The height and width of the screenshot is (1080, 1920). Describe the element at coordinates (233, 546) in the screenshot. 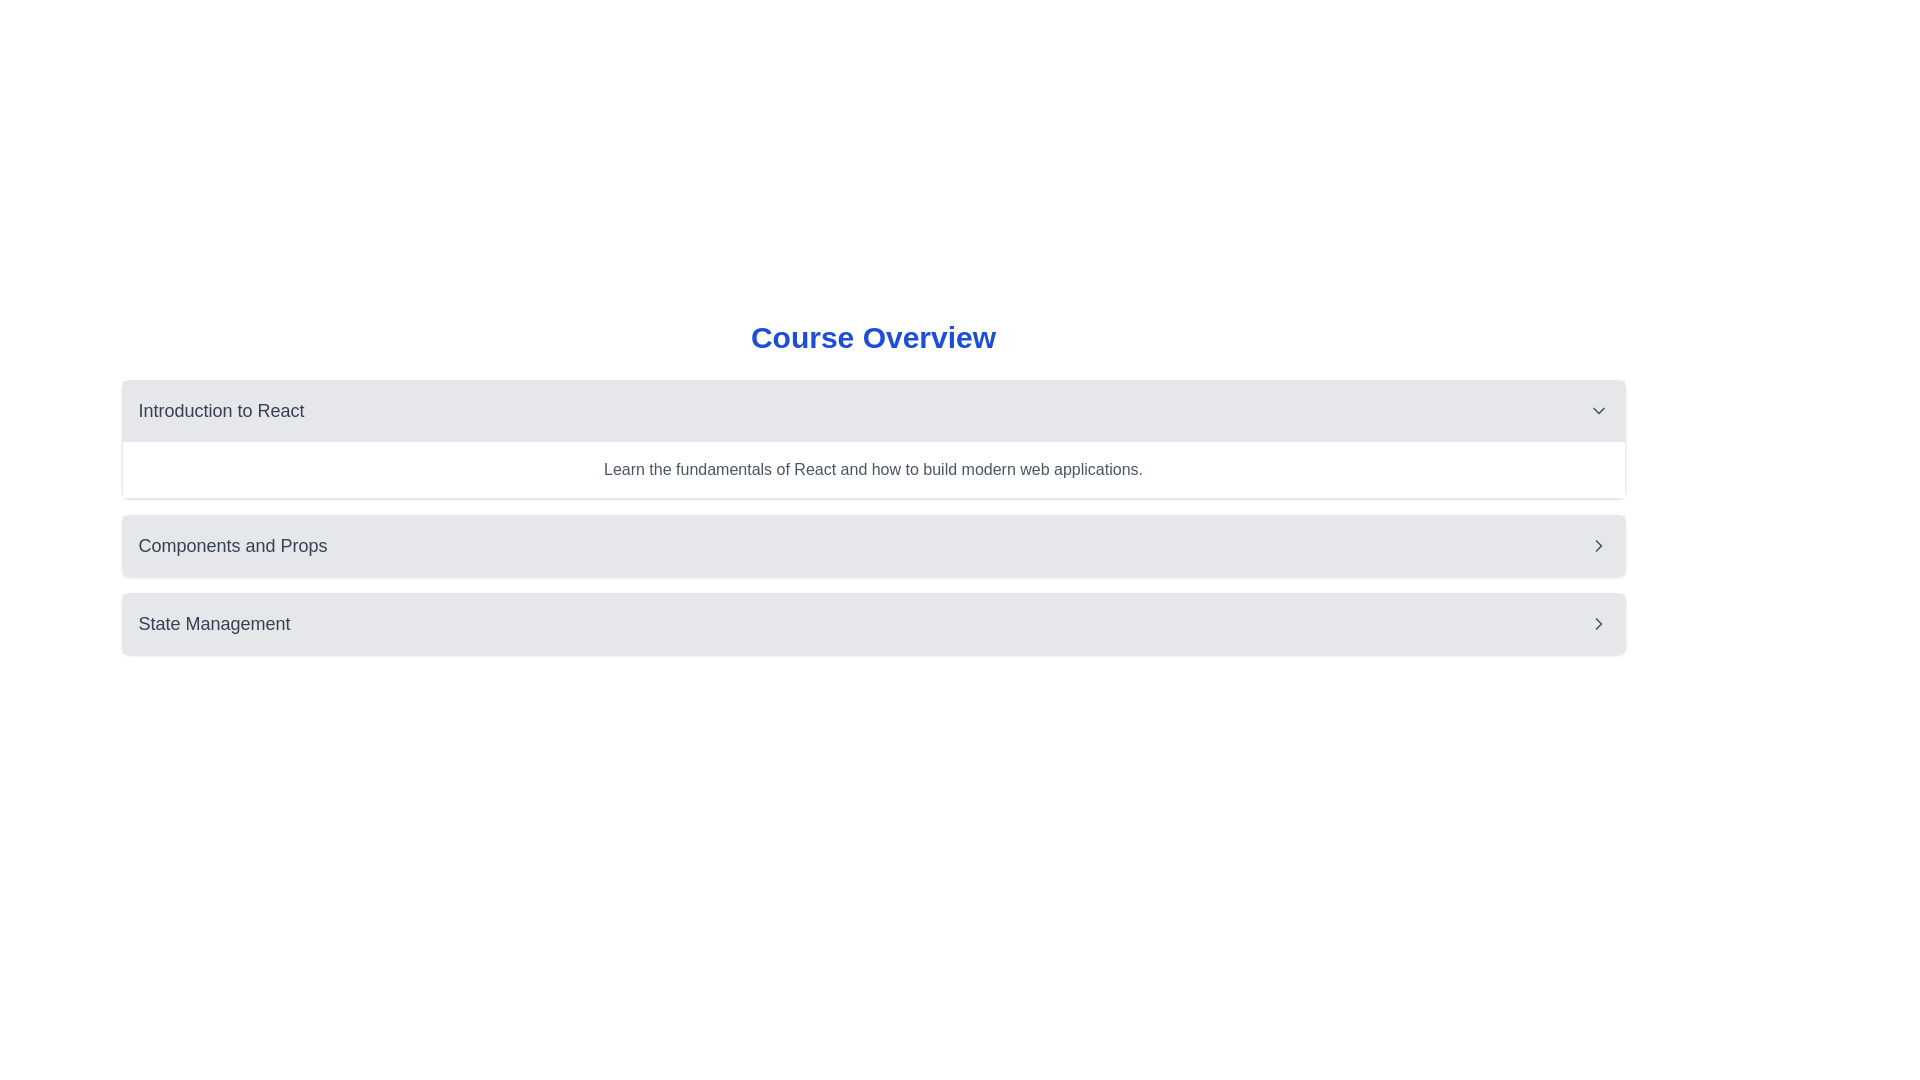

I see `the primary heading text label indicating the content or topic, positioned between 'Introduction to React' and 'State Management'` at that location.